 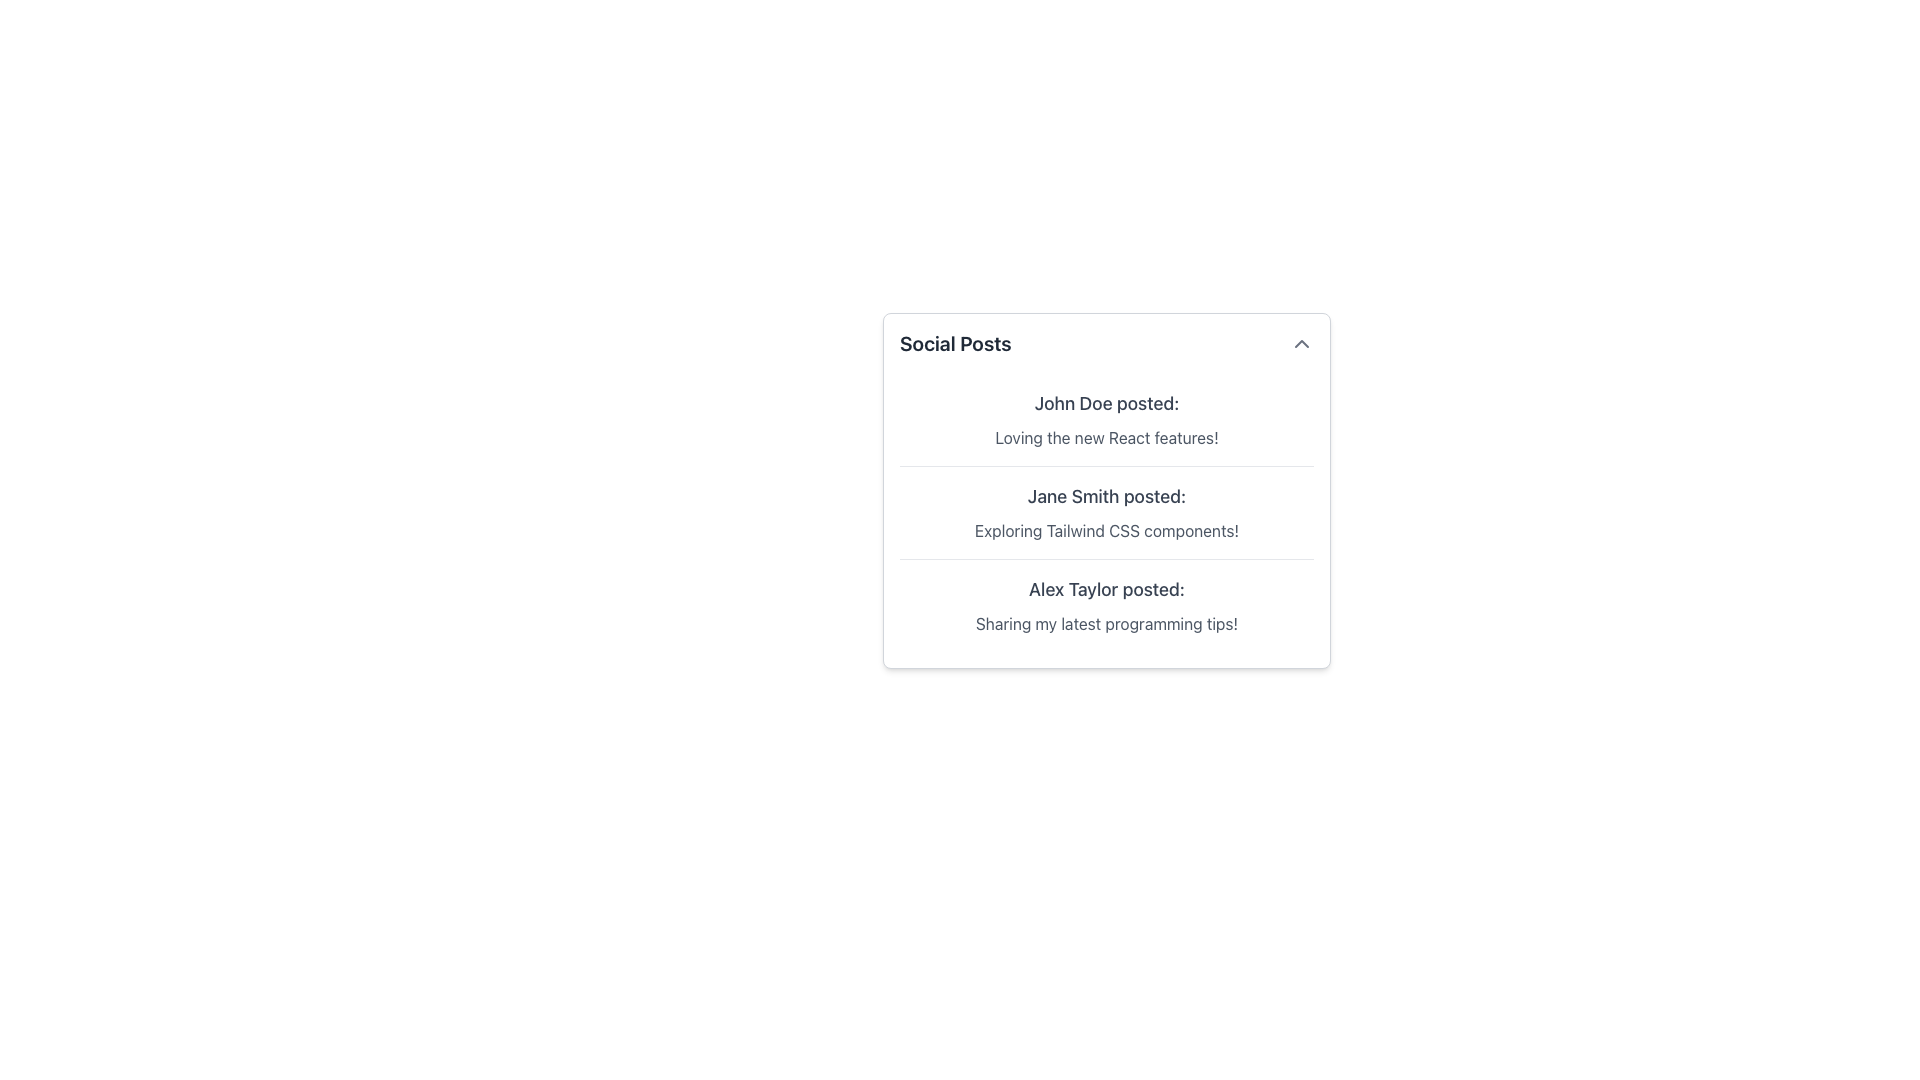 I want to click on text label indicating the author of the post, which is centrally placed above the descriptive text in the post card, so click(x=1106, y=404).